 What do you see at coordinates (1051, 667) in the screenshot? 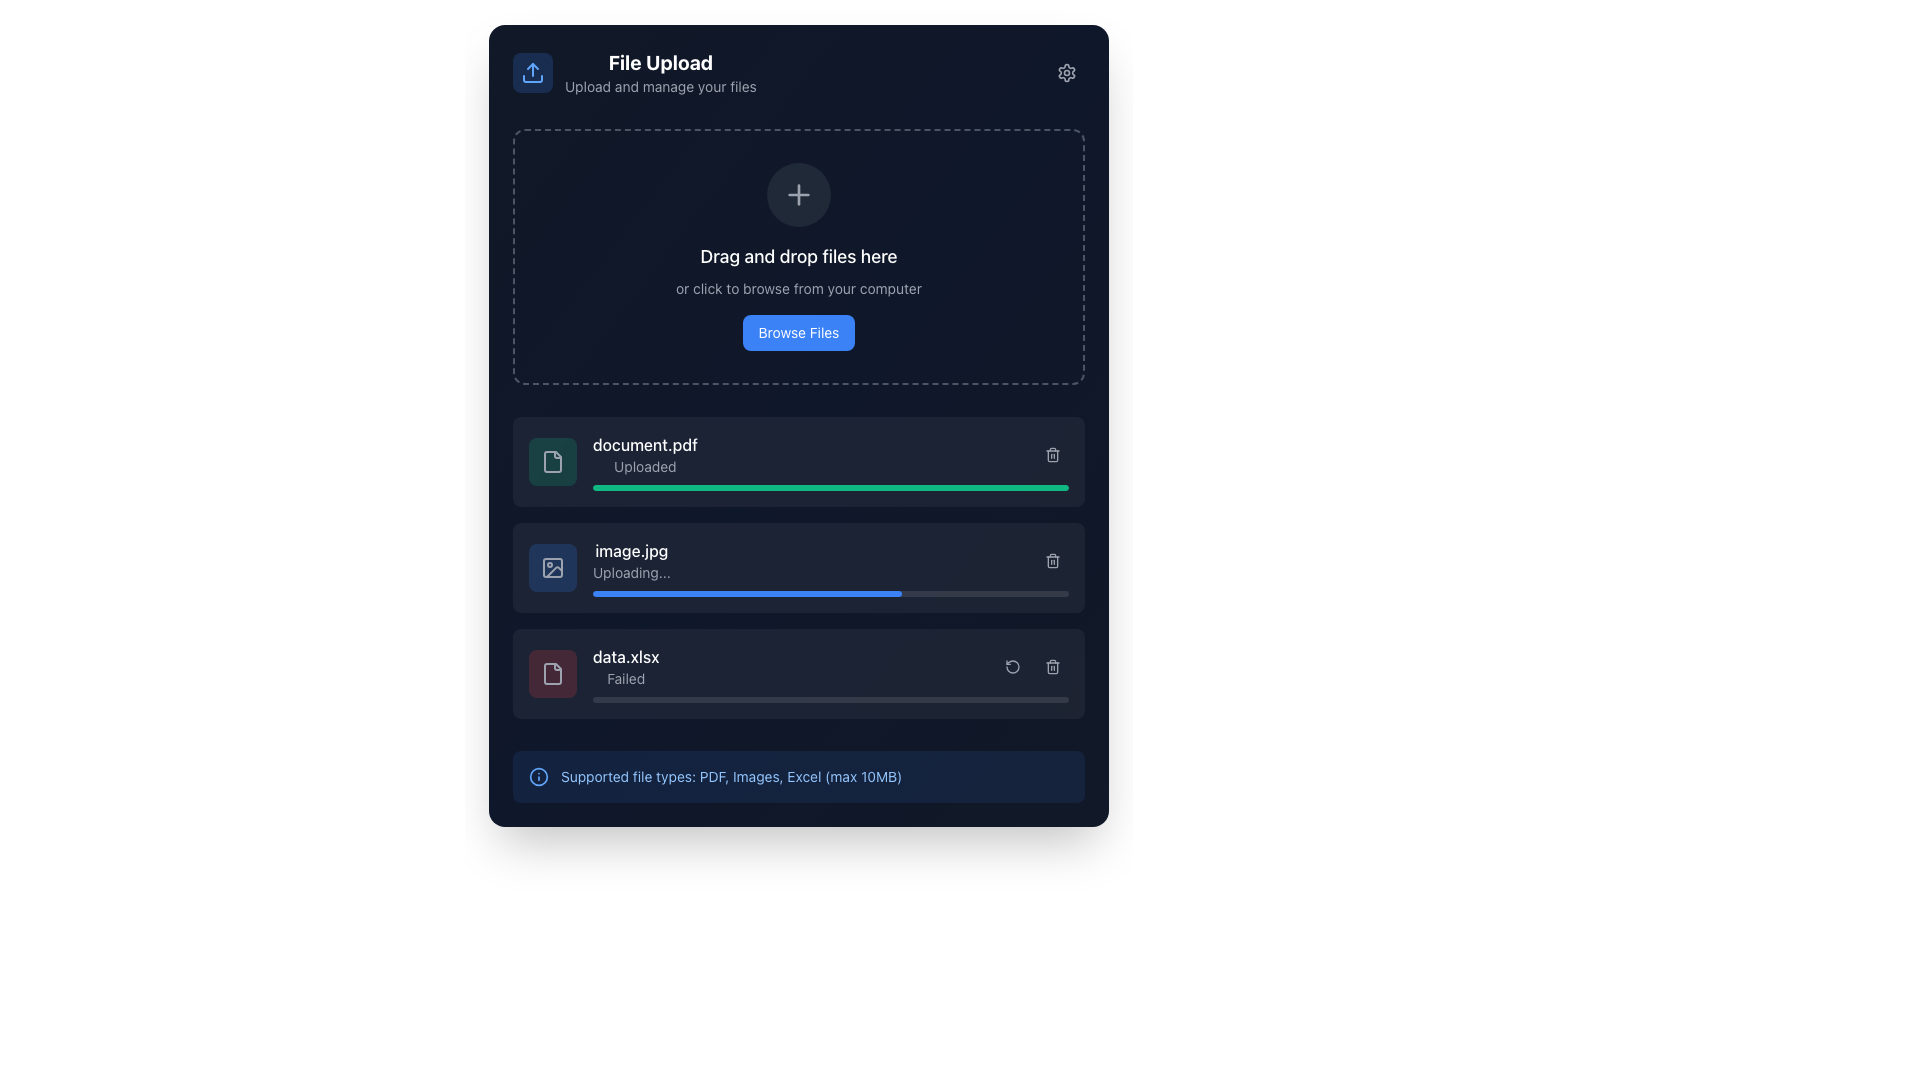
I see `the button` at bounding box center [1051, 667].